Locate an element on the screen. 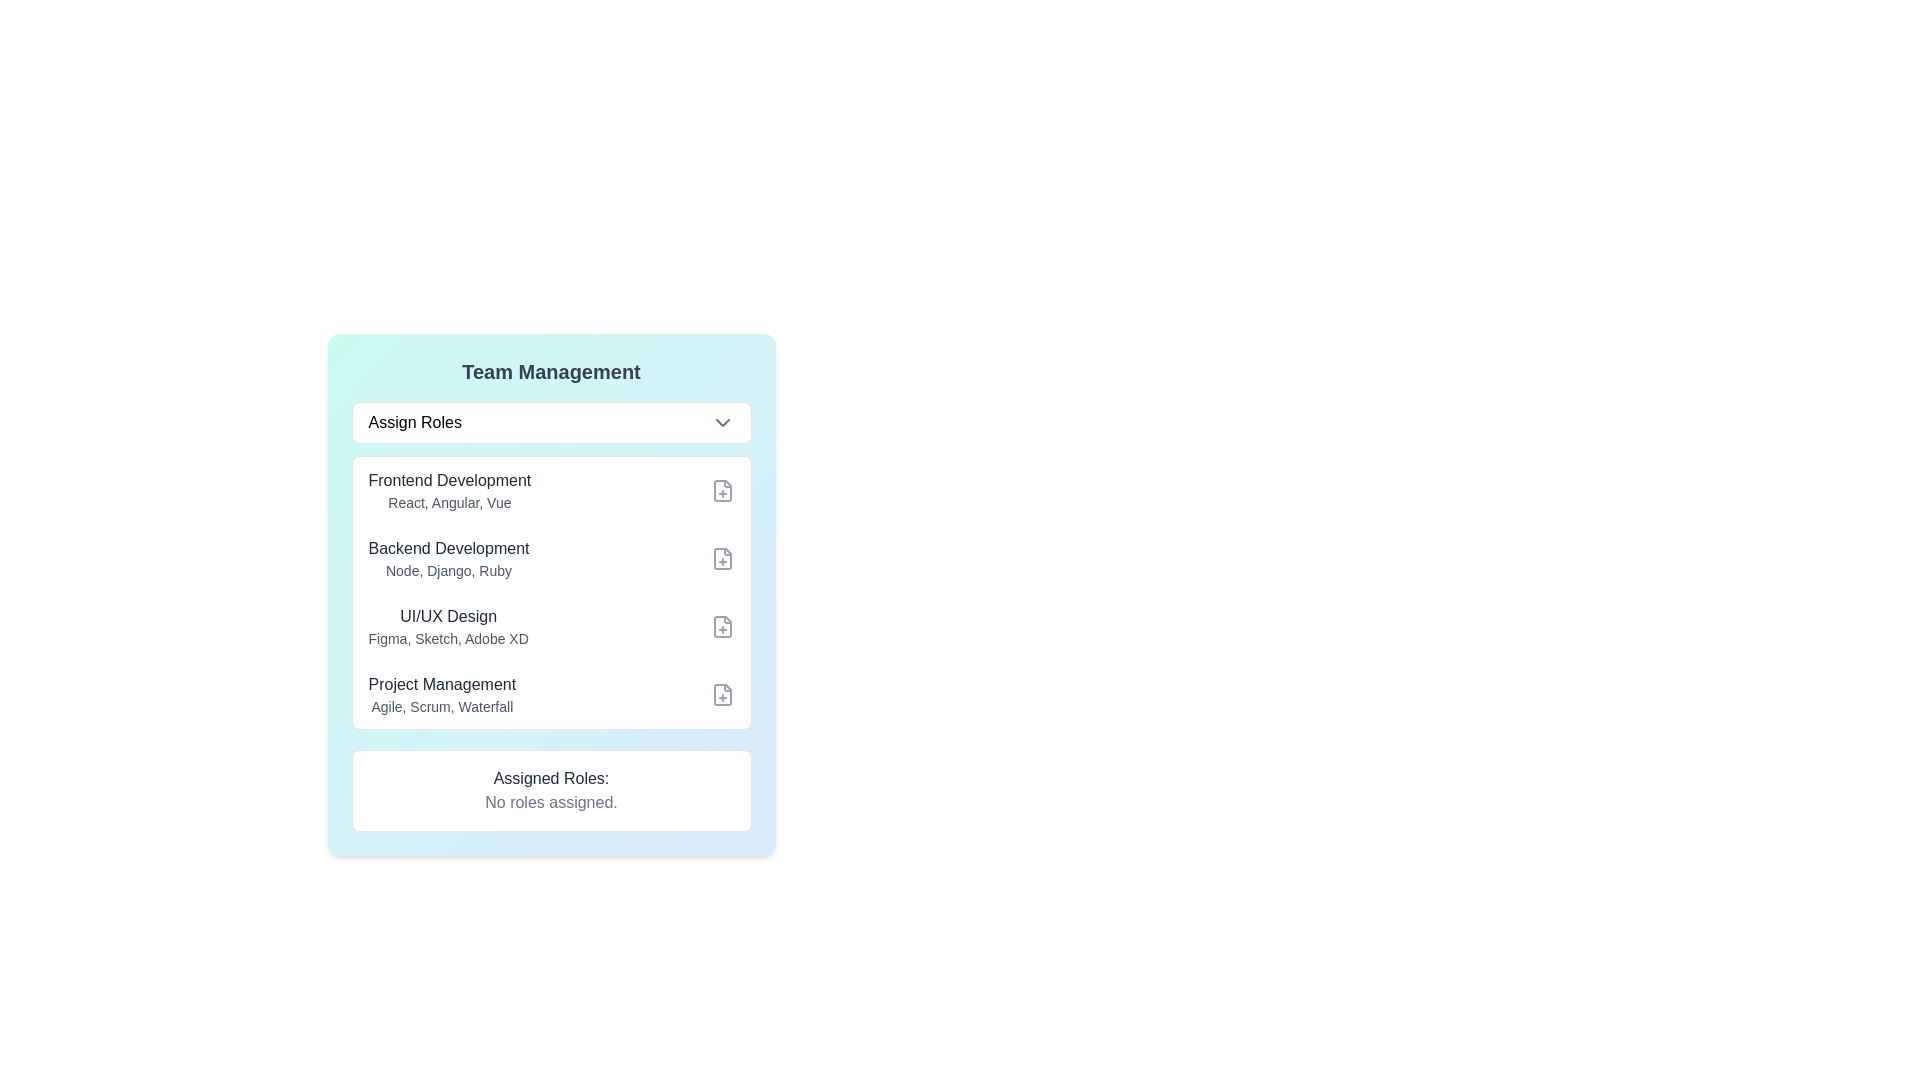 The image size is (1920, 1080). text content of the Text display element titled 'Frontend Development' which includes the technologies 'React, Angular, Vue' is located at coordinates (448, 490).